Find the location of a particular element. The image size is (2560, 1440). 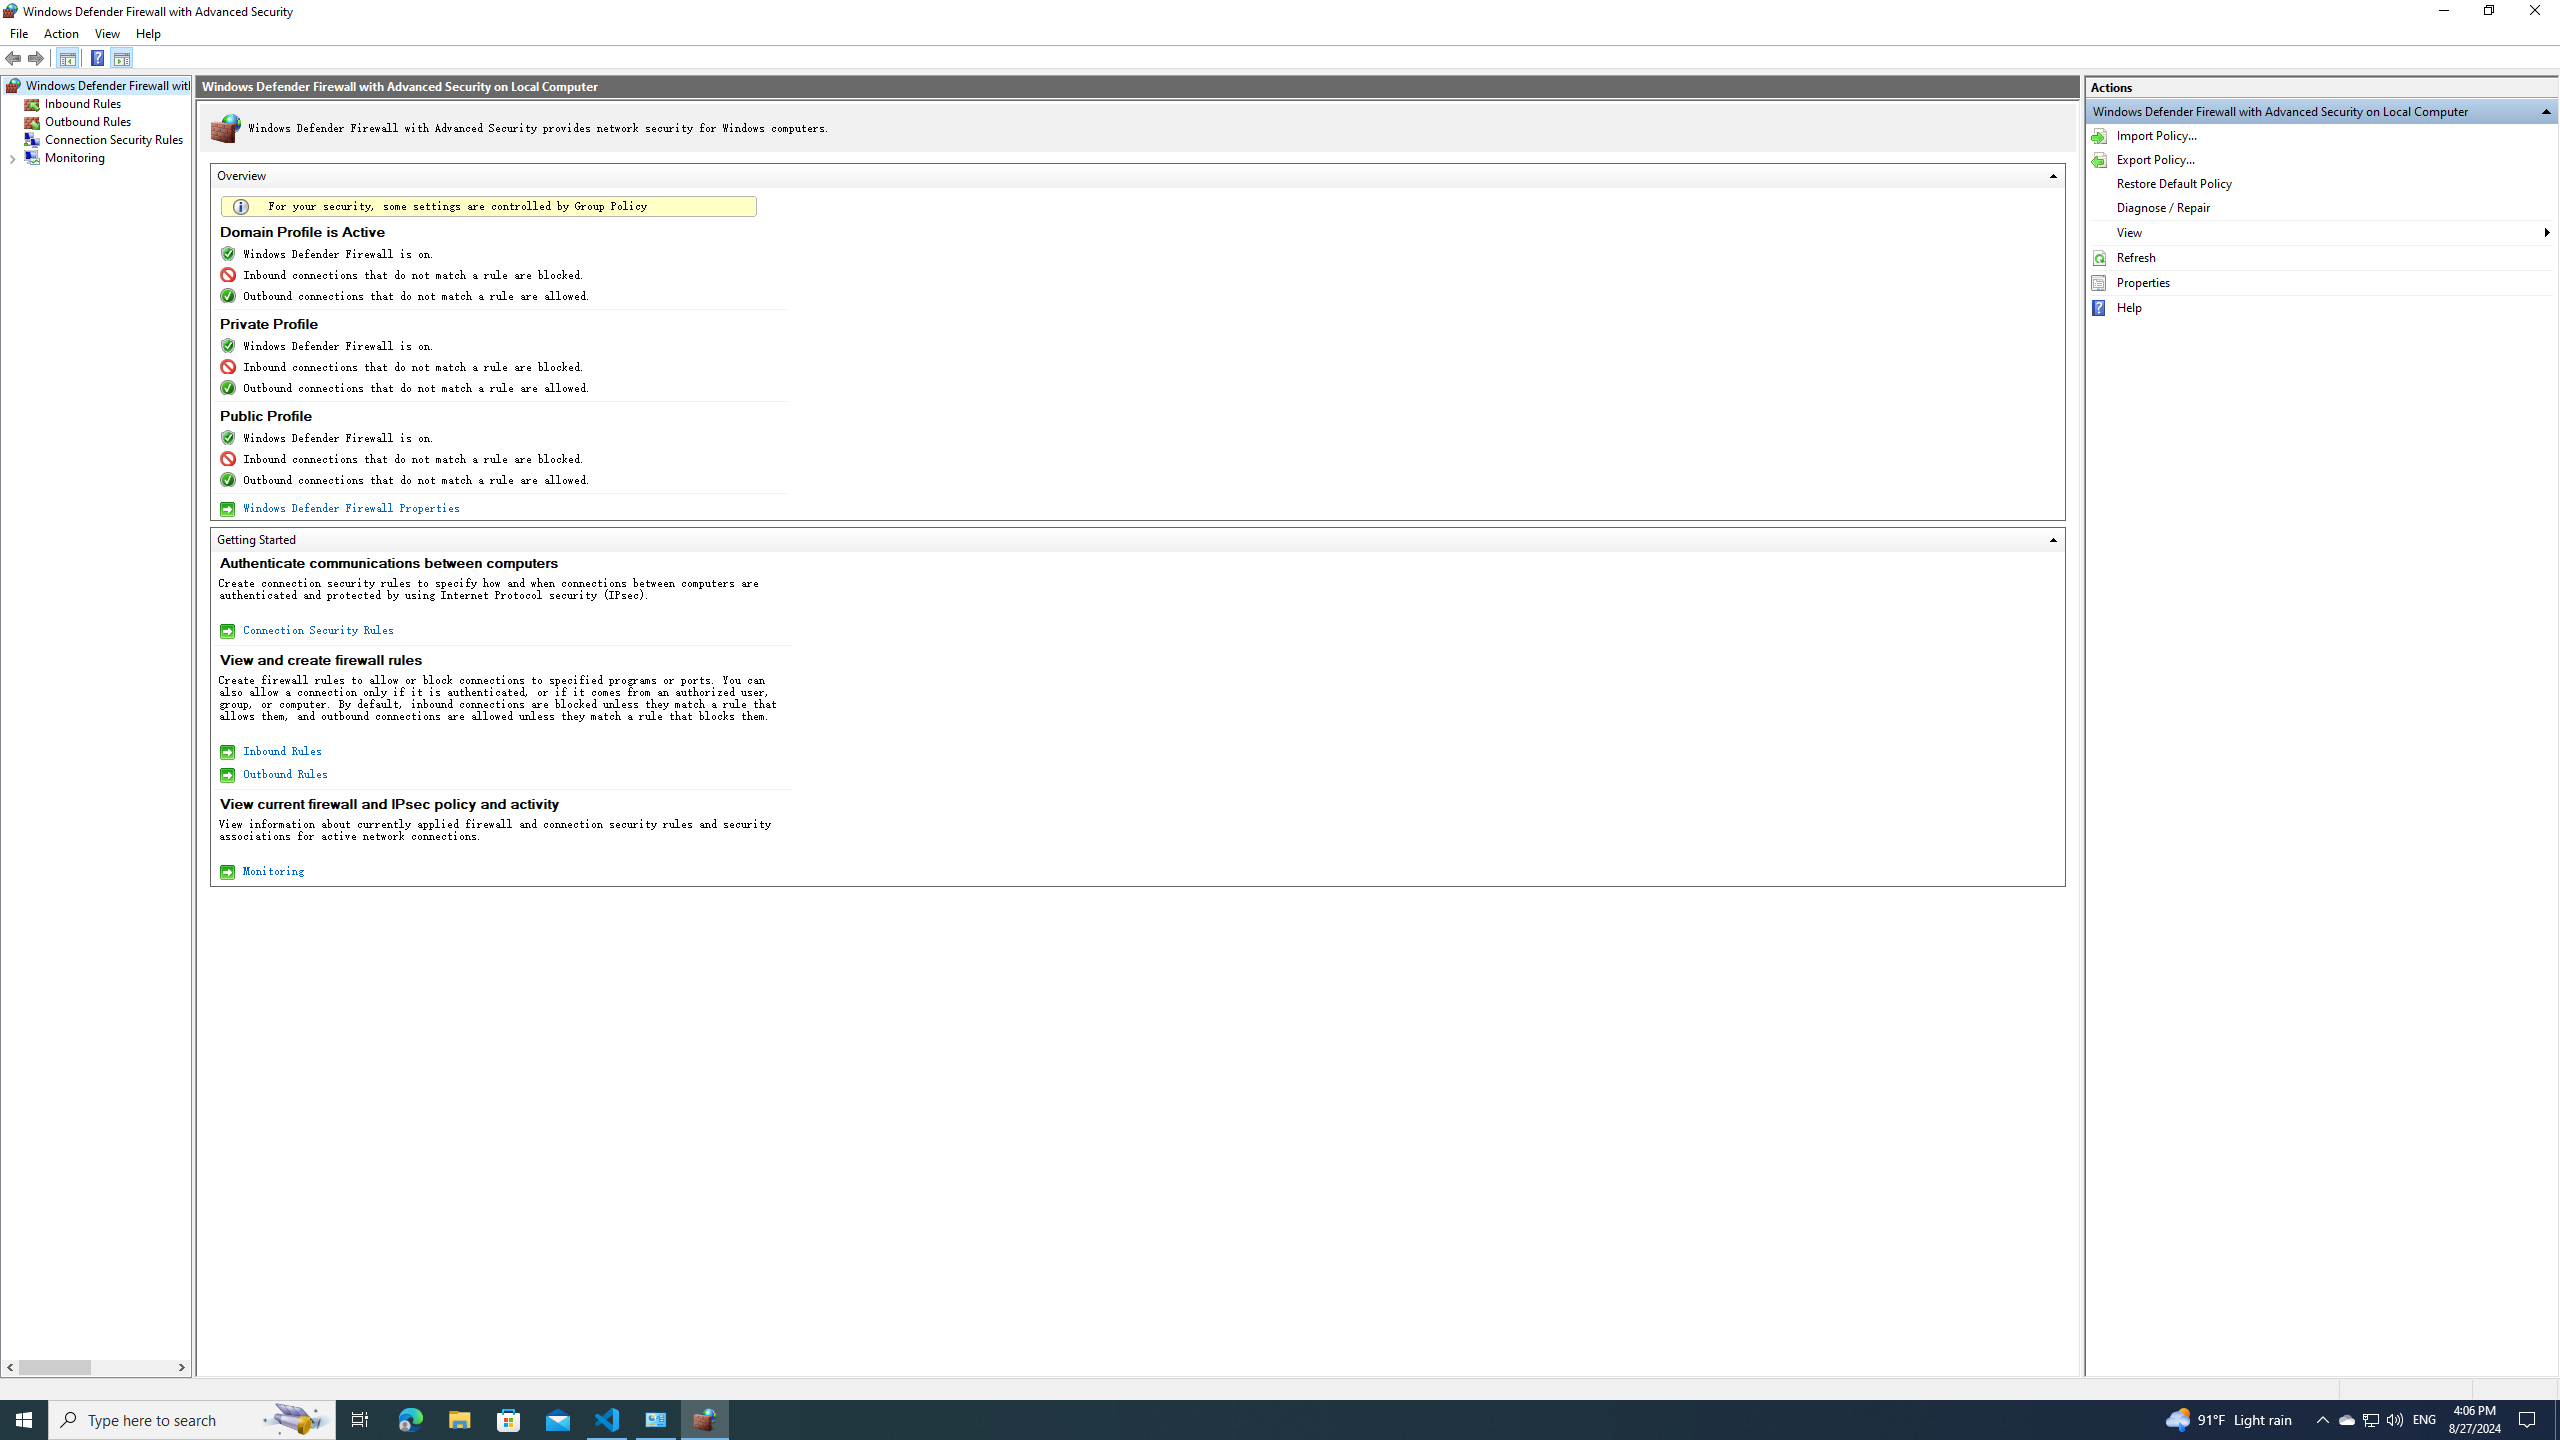

'Close' is located at coordinates (2539, 15).